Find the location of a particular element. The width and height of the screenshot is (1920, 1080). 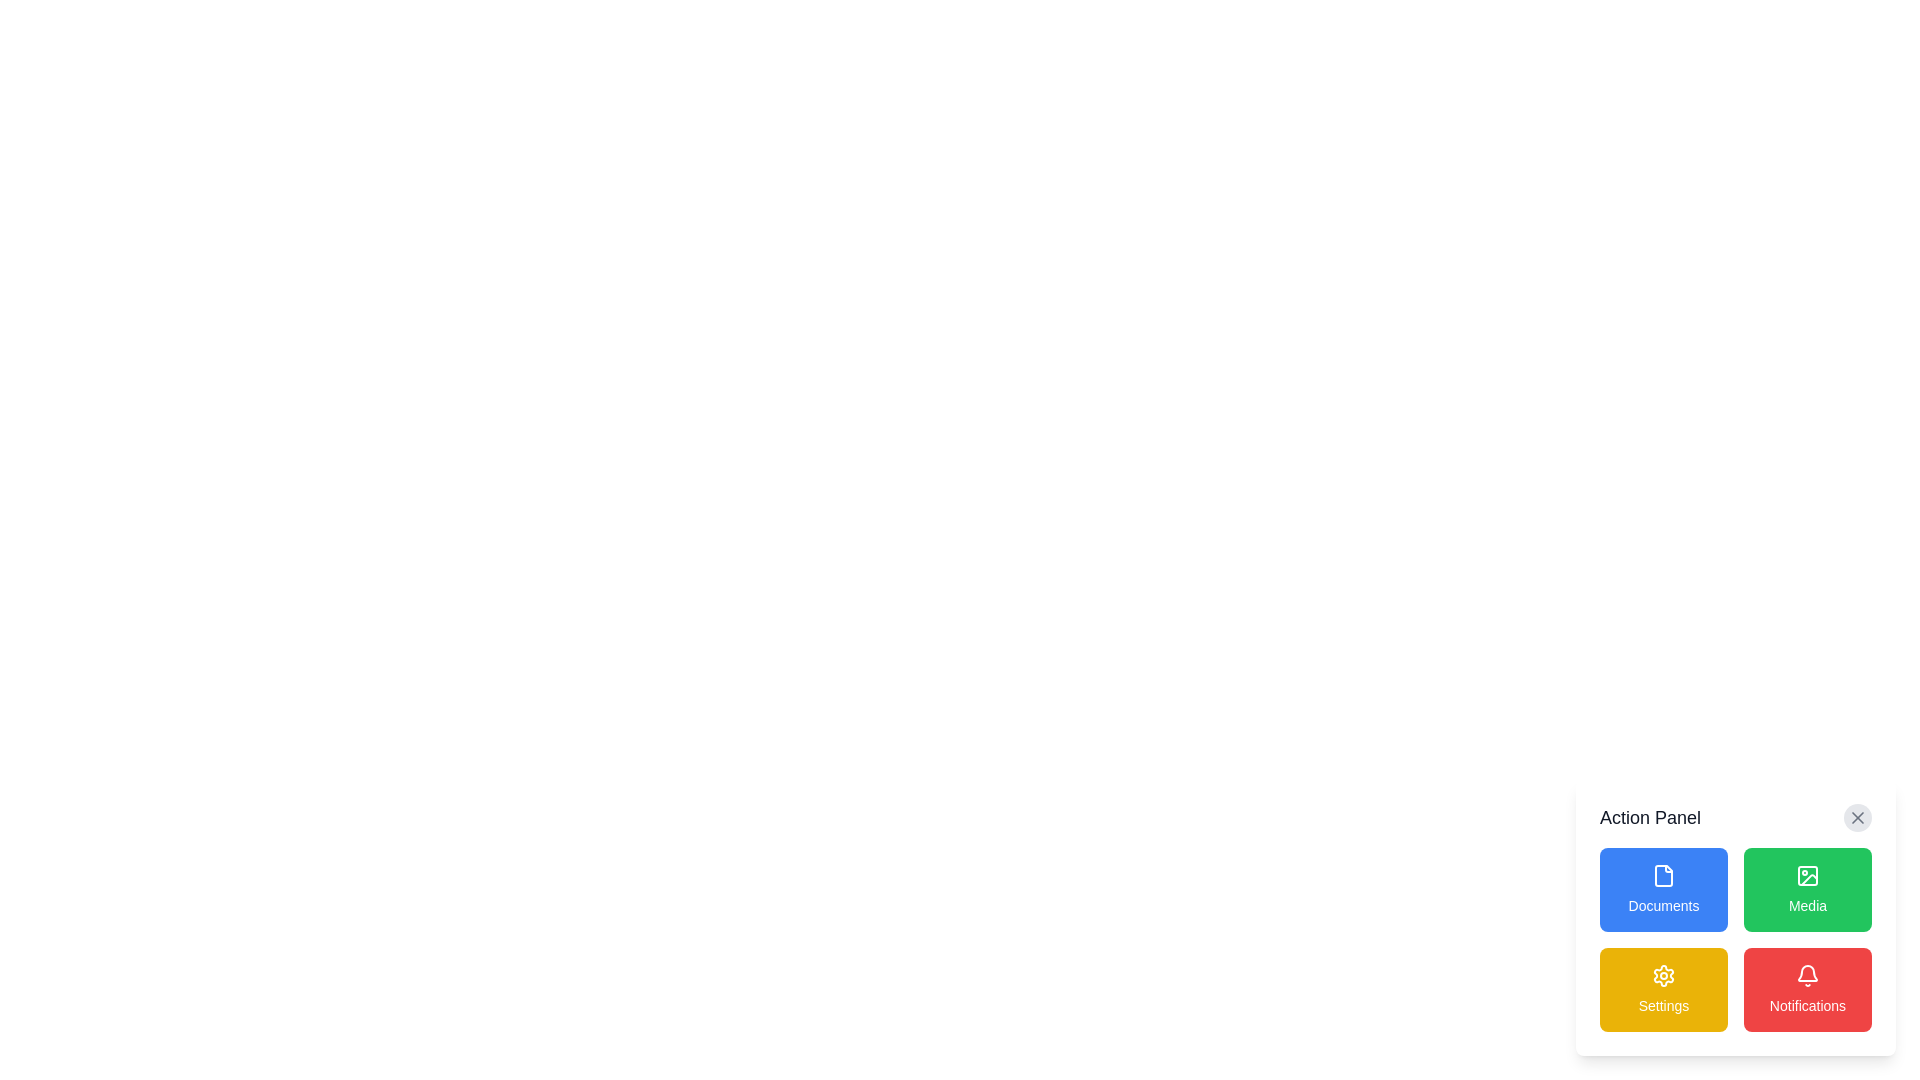

text label within the 'Settings' button located in the lower right section of the UI panel labeled 'Action Panel', positioned directly below the gear icon is located at coordinates (1664, 1006).